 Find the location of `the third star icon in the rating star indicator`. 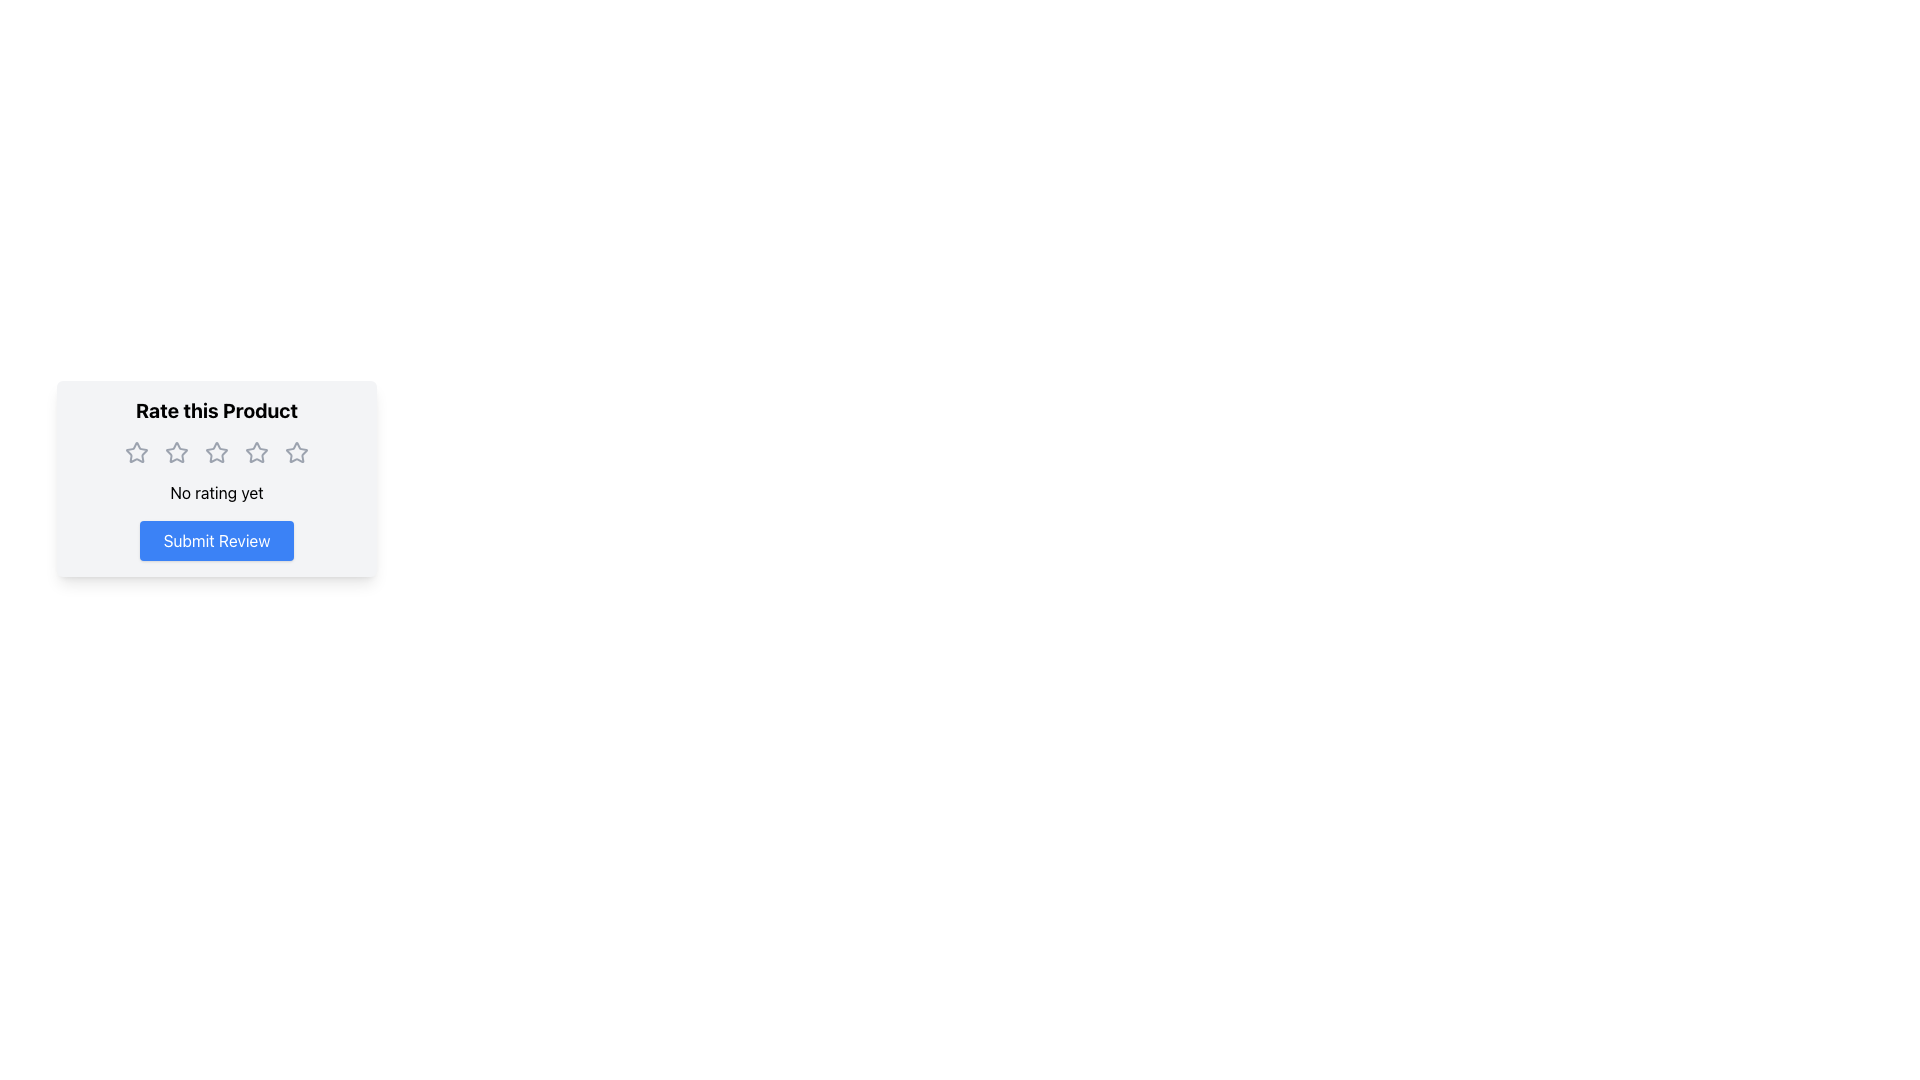

the third star icon in the rating star indicator is located at coordinates (216, 452).